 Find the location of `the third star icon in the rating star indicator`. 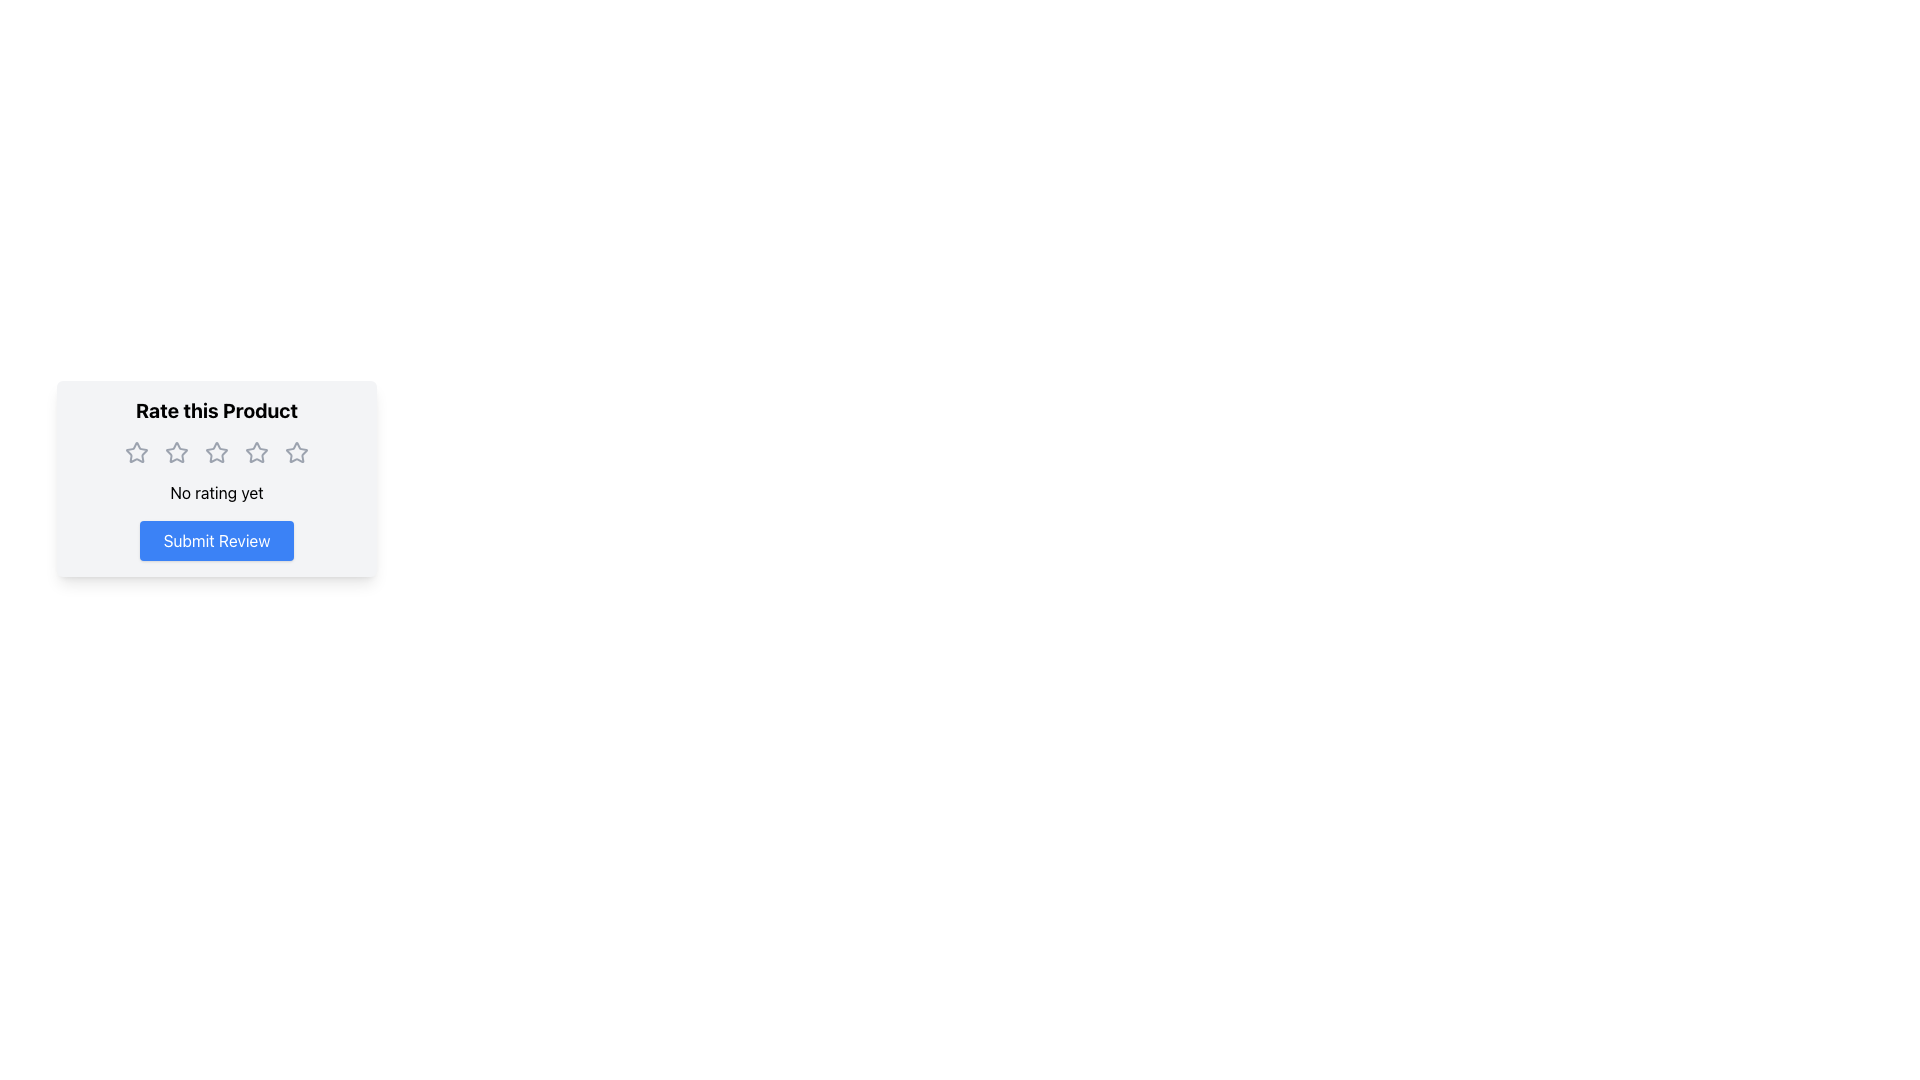

the third star icon in the rating star indicator is located at coordinates (216, 452).